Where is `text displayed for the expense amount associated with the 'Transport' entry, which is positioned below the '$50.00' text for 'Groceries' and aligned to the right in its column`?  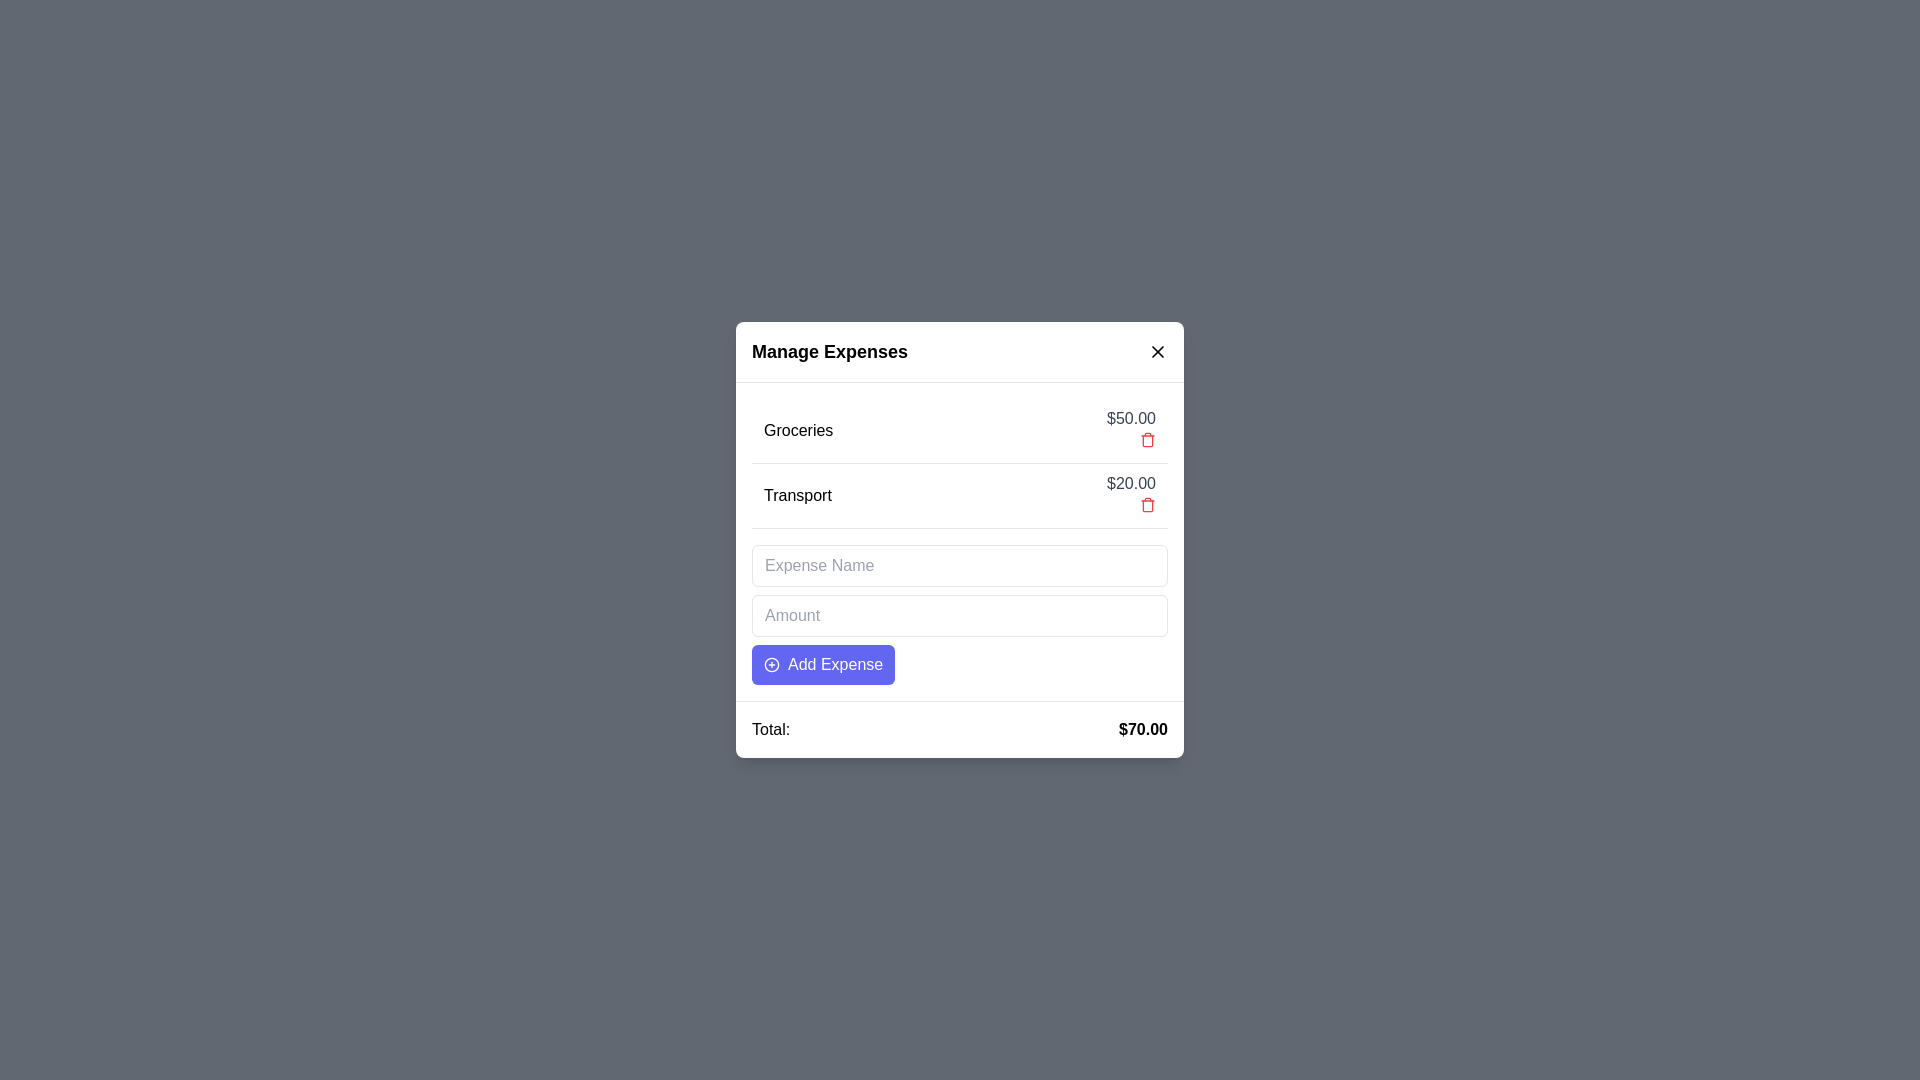
text displayed for the expense amount associated with the 'Transport' entry, which is positioned below the '$50.00' text for 'Groceries' and aligned to the right in its column is located at coordinates (1131, 483).